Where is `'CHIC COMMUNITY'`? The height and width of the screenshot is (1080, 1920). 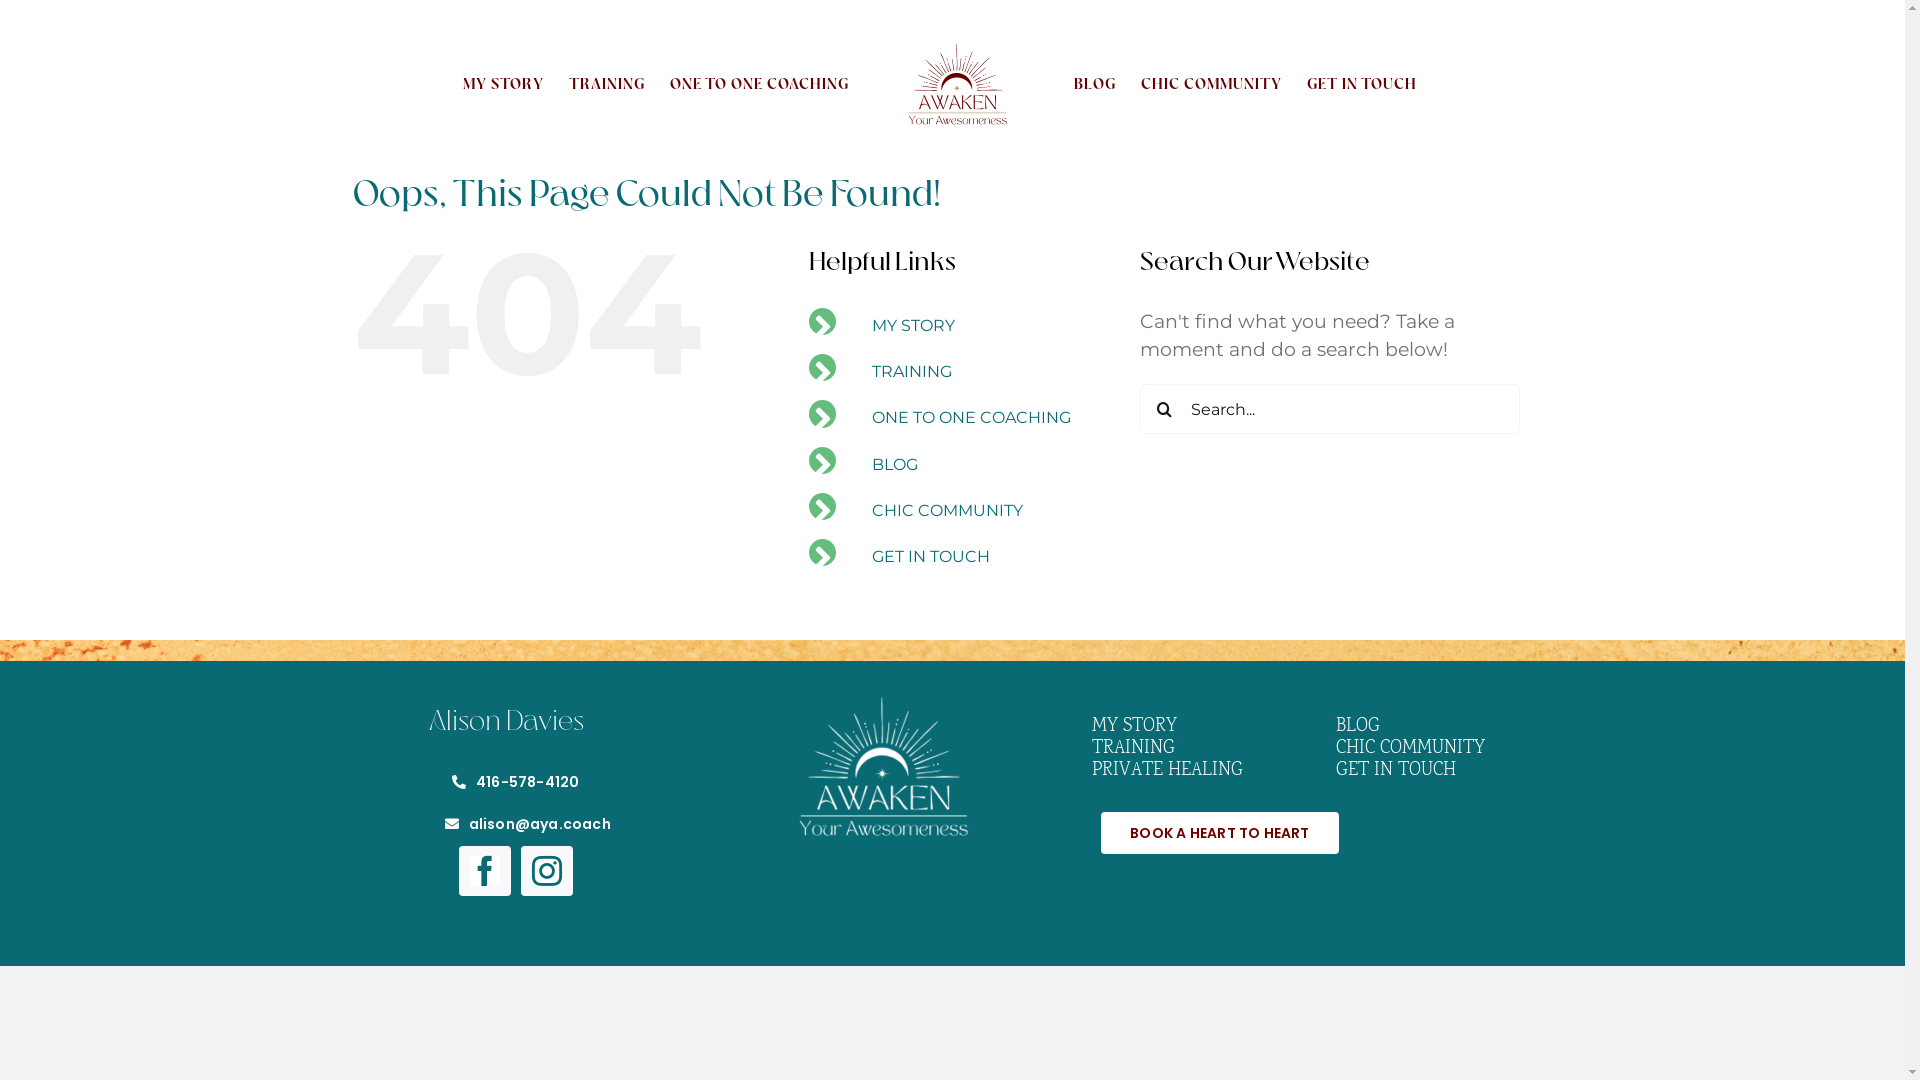
'CHIC COMMUNITY' is located at coordinates (946, 509).